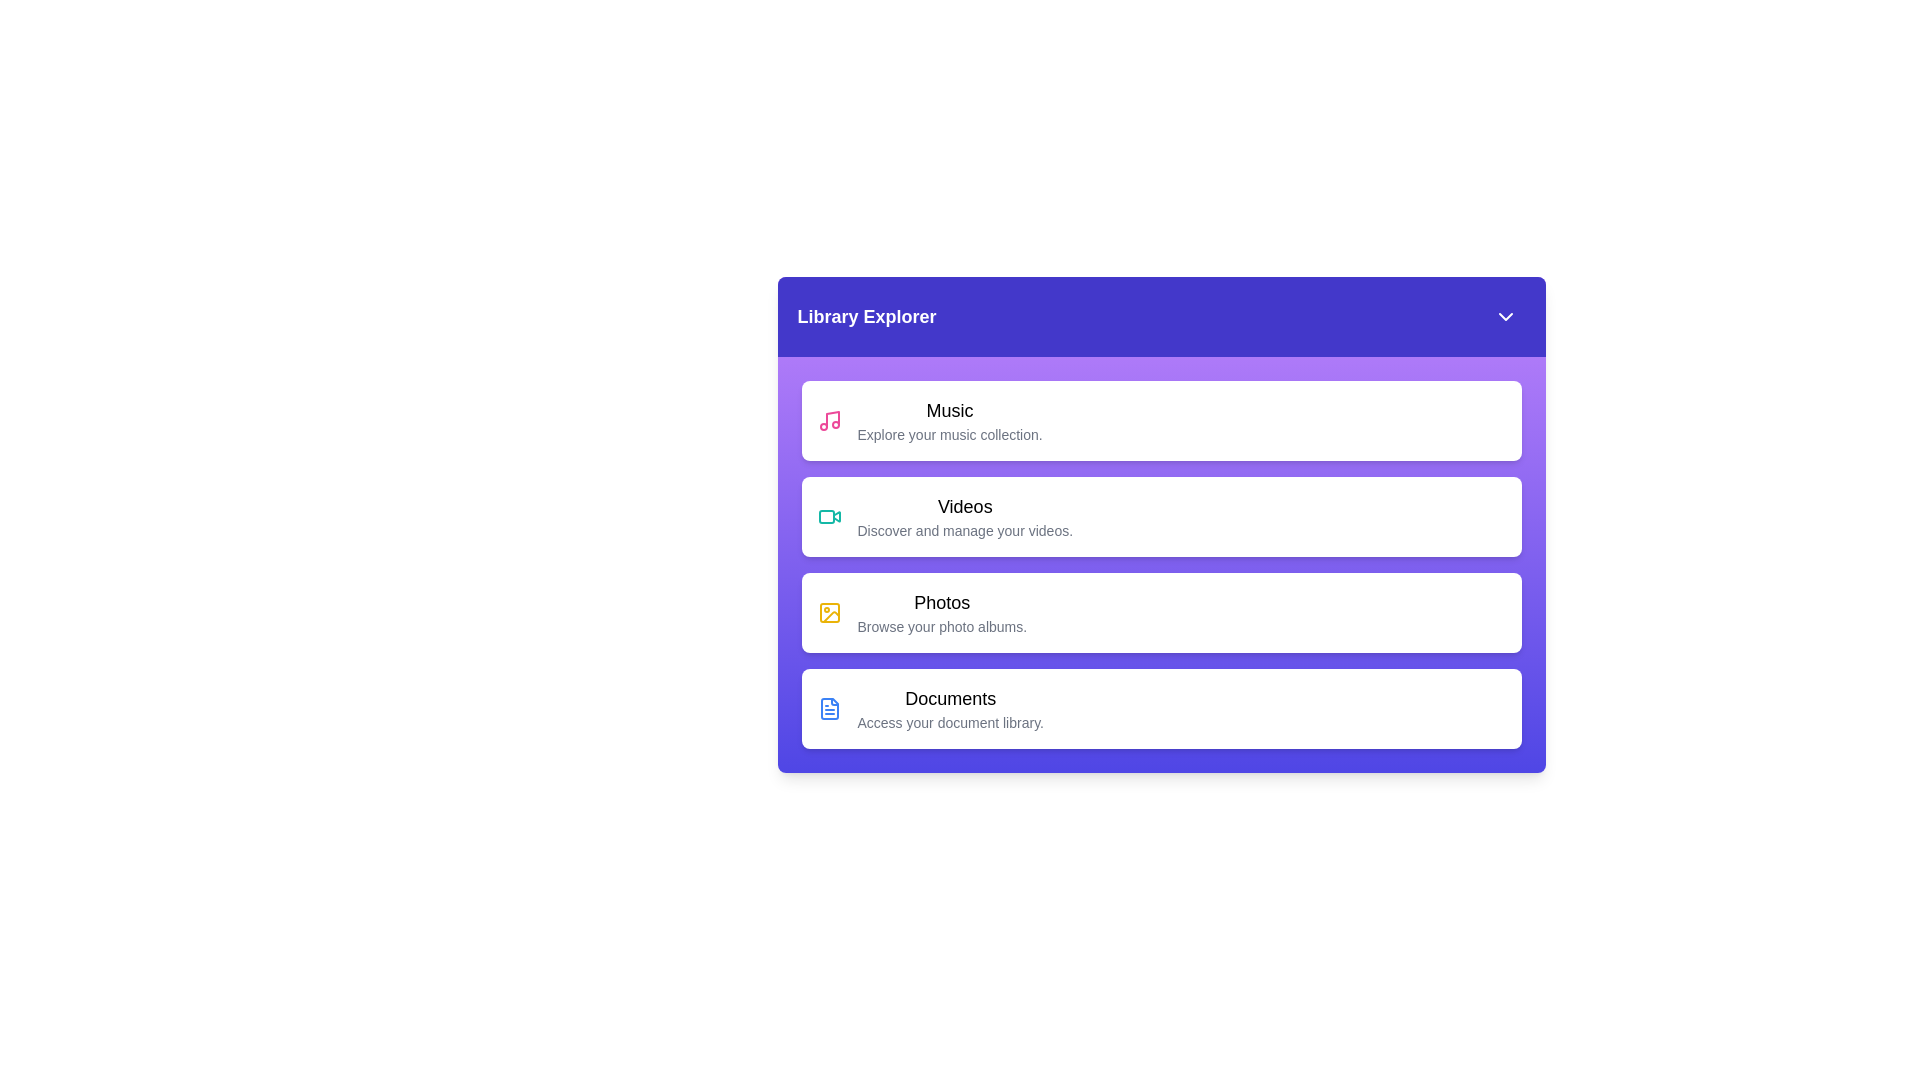 The image size is (1920, 1080). I want to click on the library item Photos to read its description, so click(1161, 612).